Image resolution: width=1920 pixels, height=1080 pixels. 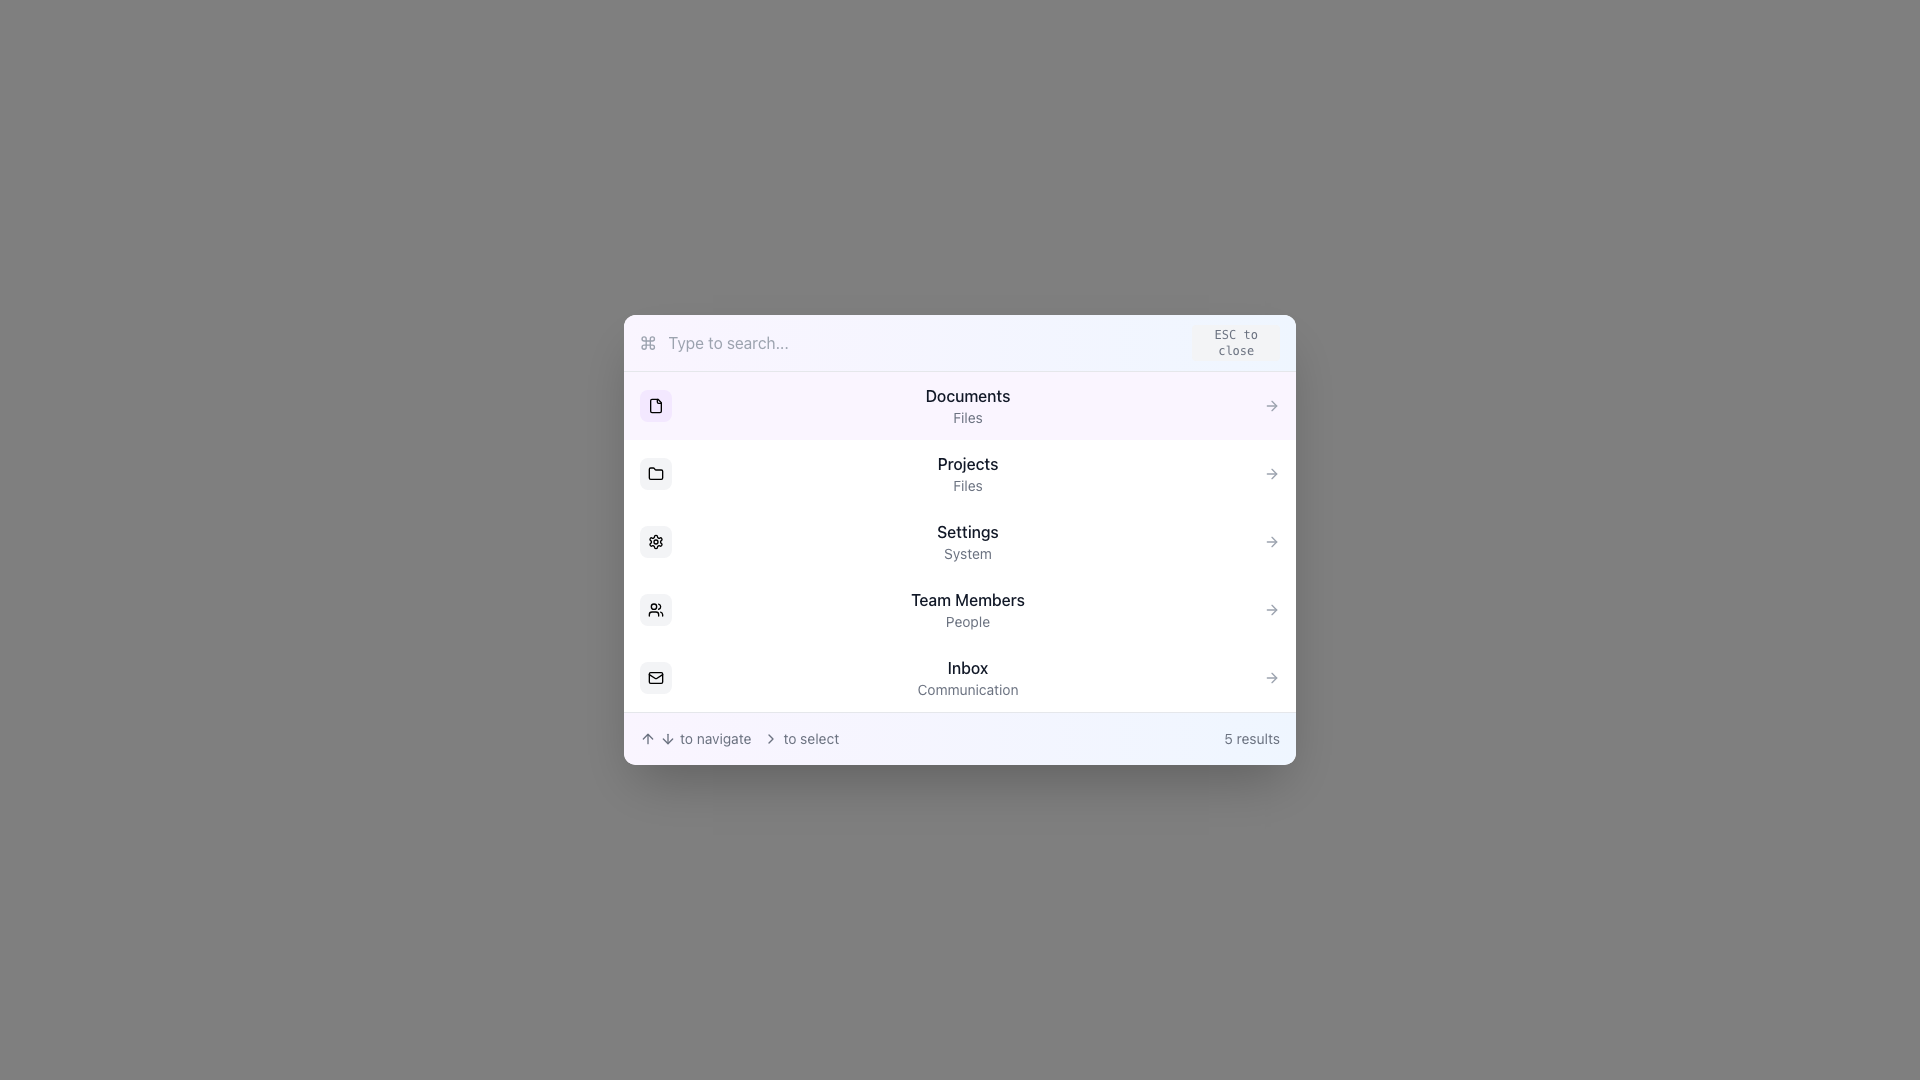 What do you see at coordinates (968, 463) in the screenshot?
I see `the 'Projects' text label located under the 'Documents' header` at bounding box center [968, 463].